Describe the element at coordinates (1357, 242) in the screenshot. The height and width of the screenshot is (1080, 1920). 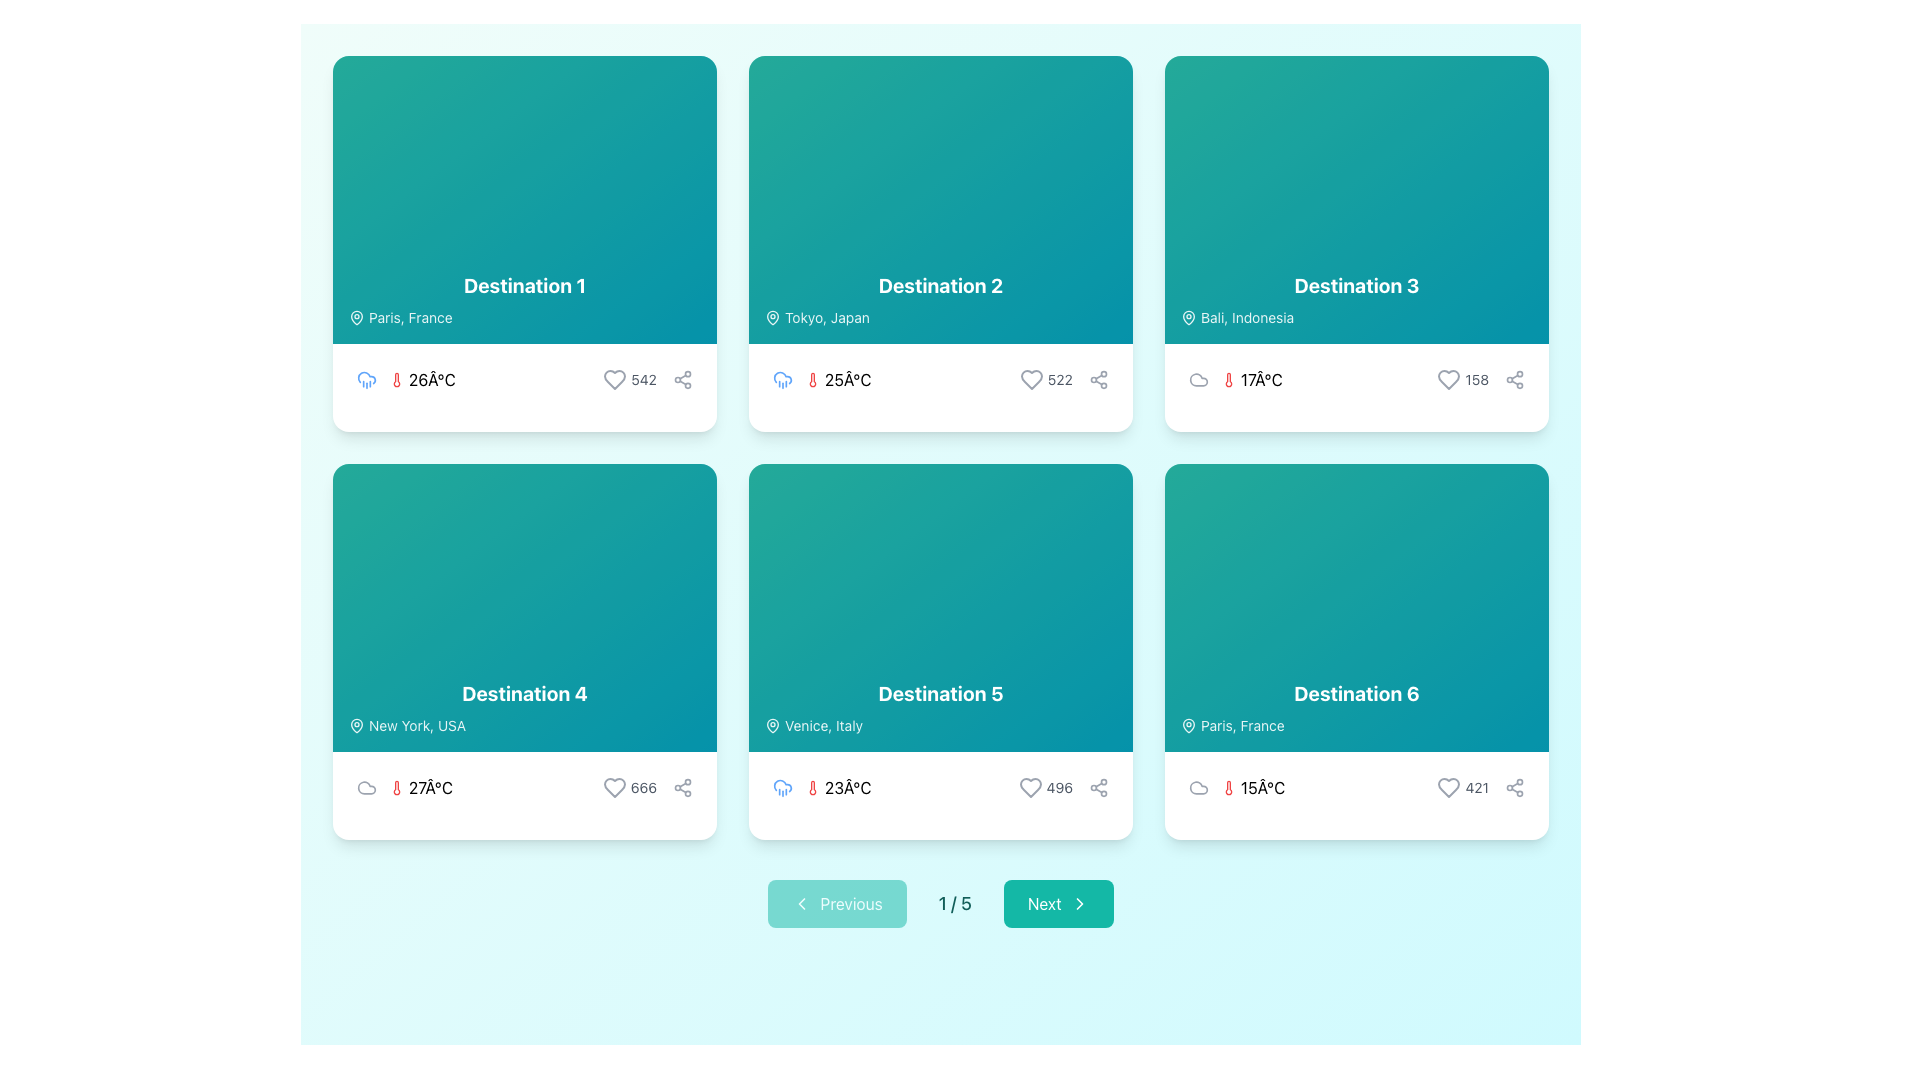
I see `displayed information on the Informative Card located in the third column of the first row within a grid layout` at that location.